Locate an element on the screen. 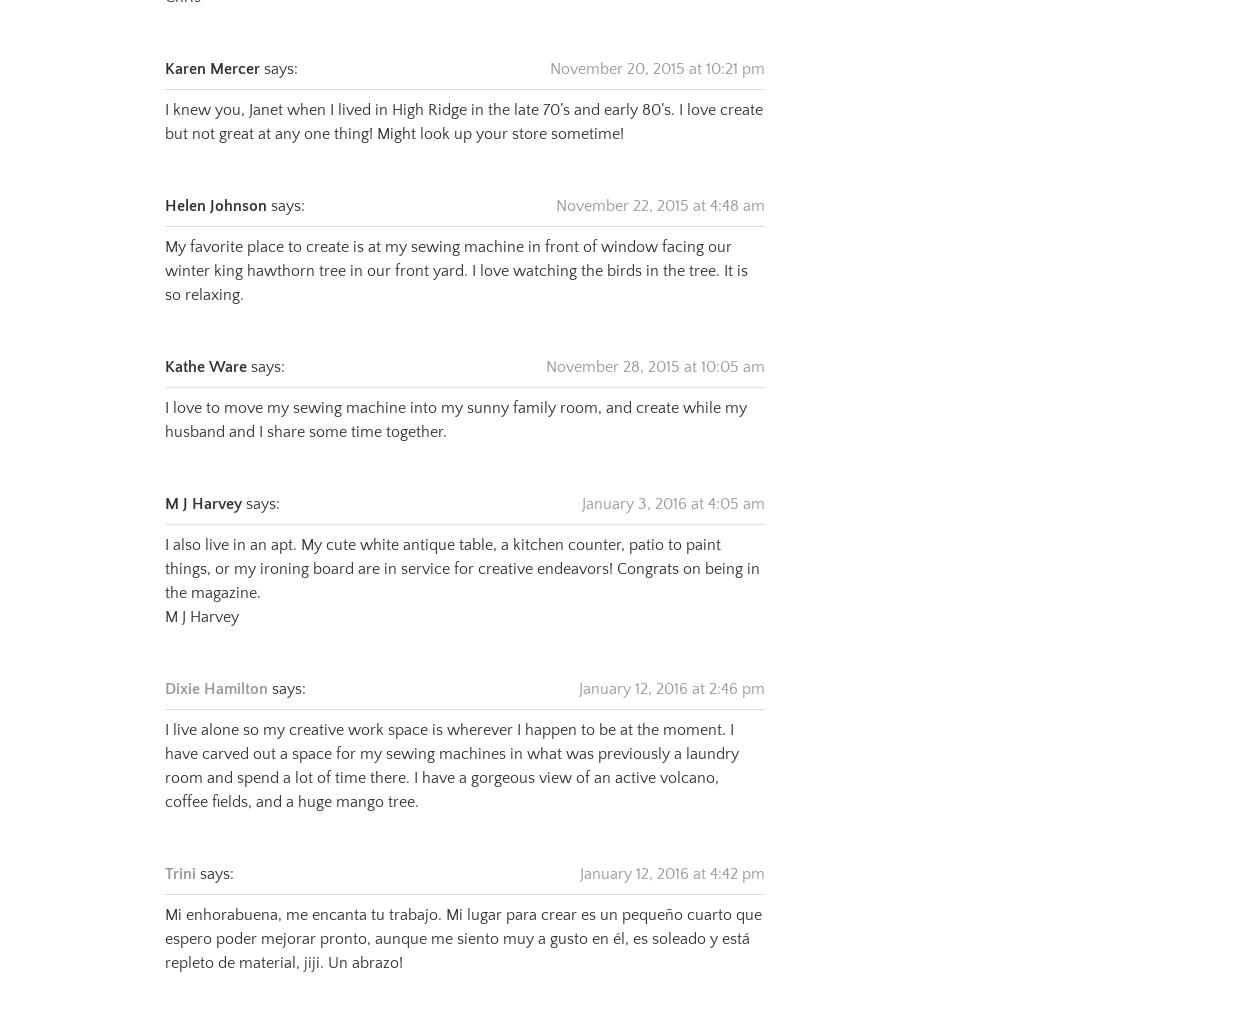 The height and width of the screenshot is (1027, 1250). 'January 12, 2016 at 2:46 pm' is located at coordinates (672, 662).